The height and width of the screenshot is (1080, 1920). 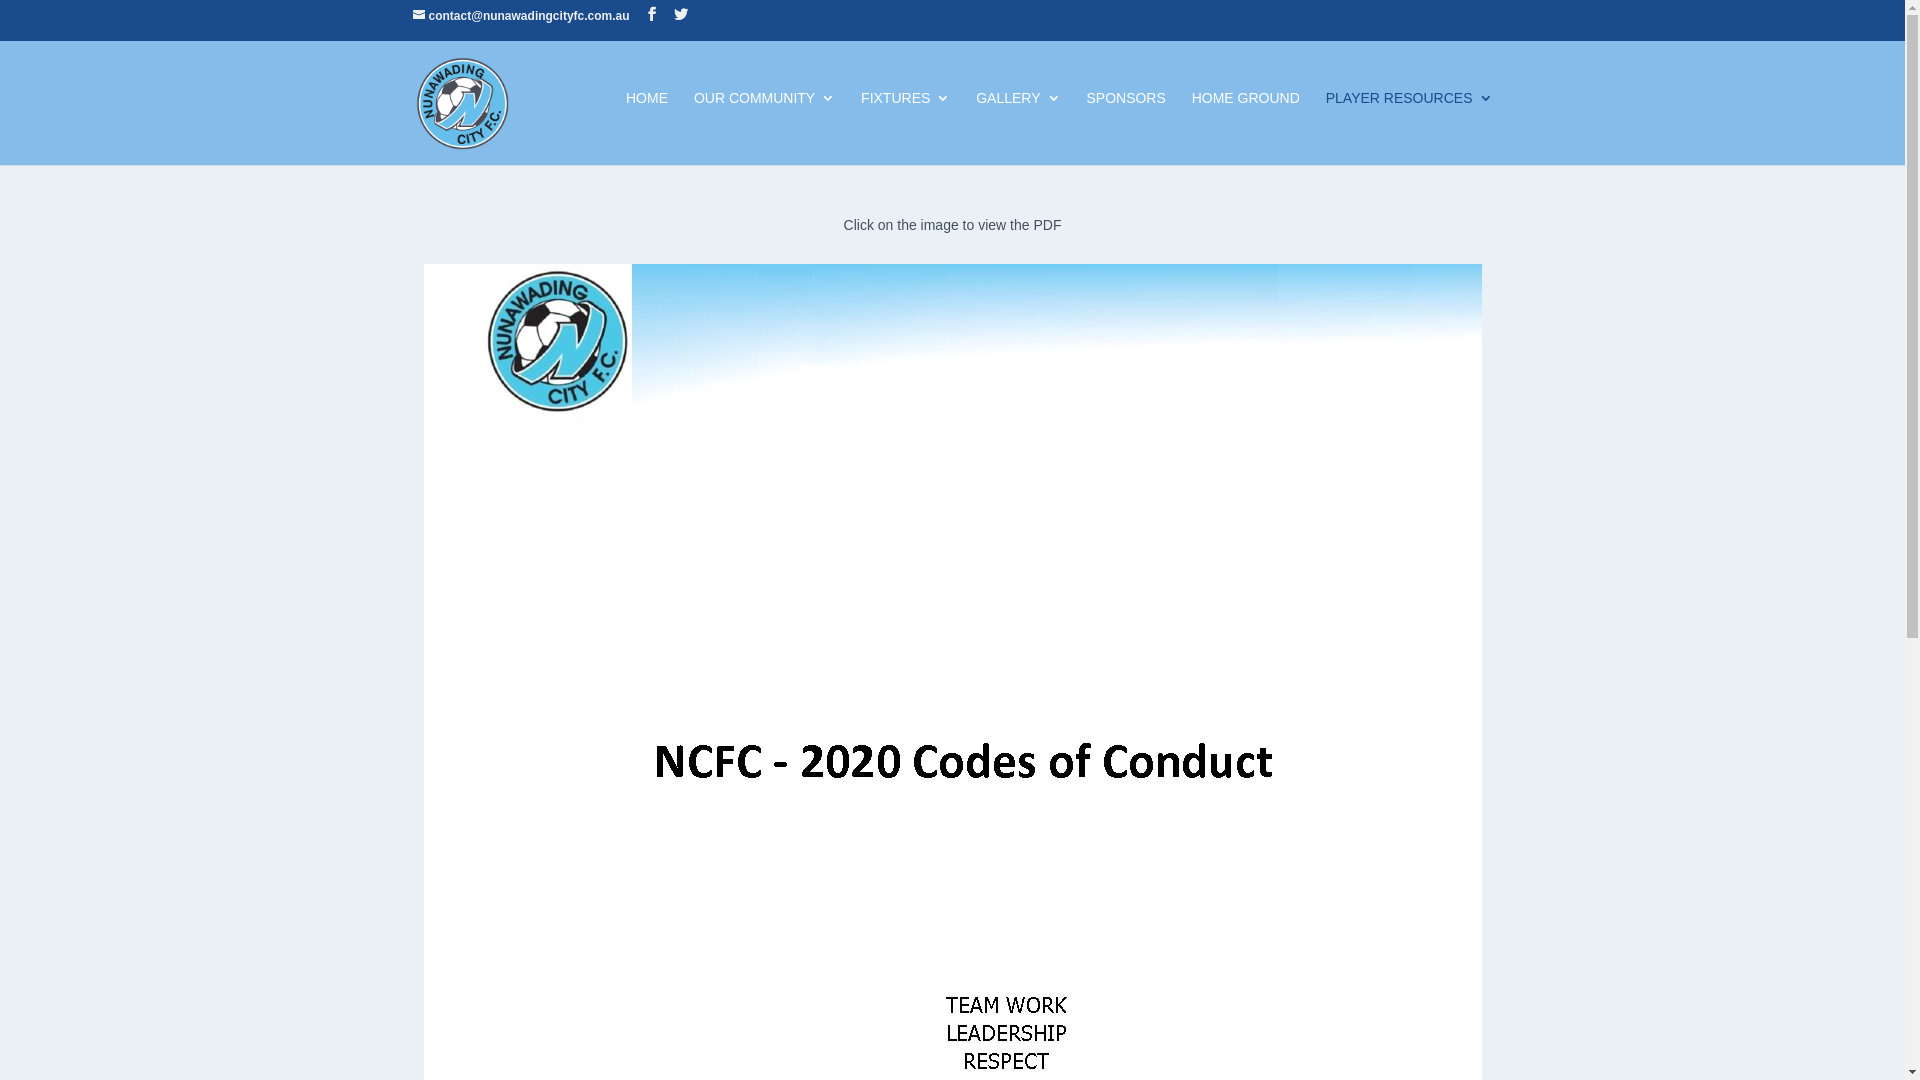 What do you see at coordinates (1017, 123) in the screenshot?
I see `'GALLERY'` at bounding box center [1017, 123].